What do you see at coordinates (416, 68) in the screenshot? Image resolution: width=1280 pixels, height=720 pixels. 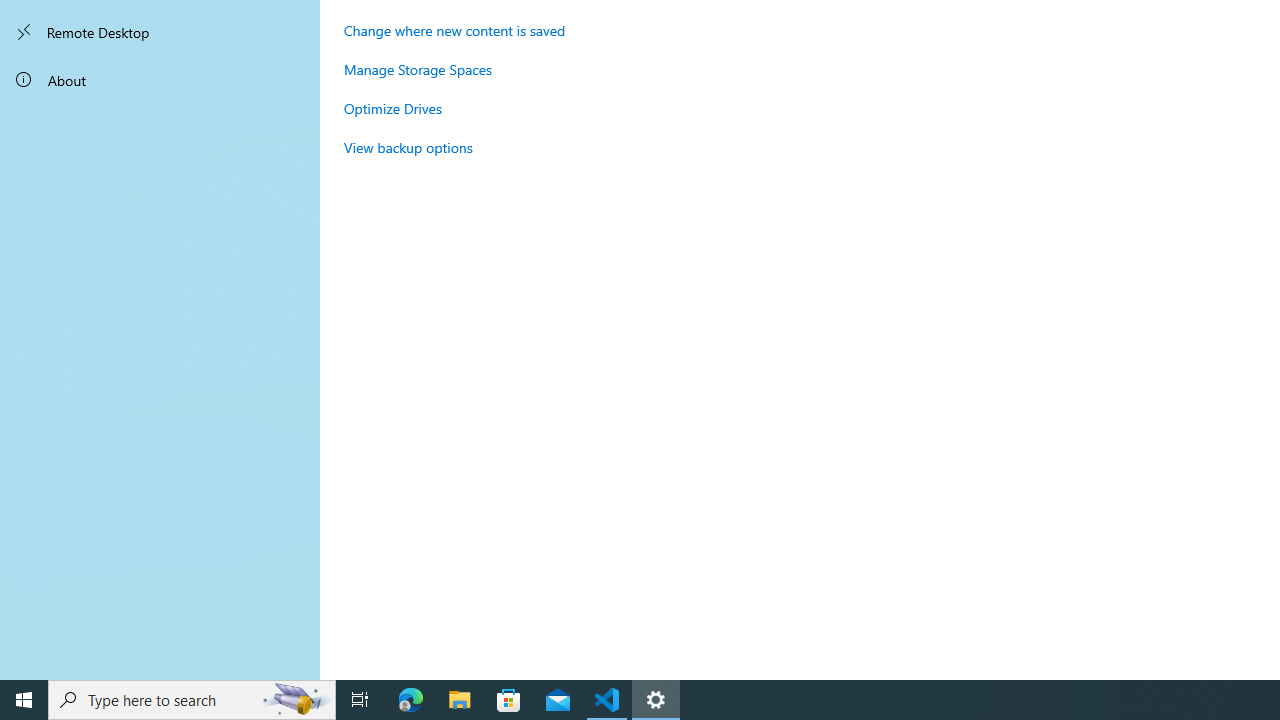 I see `'Manage Storage Spaces'` at bounding box center [416, 68].